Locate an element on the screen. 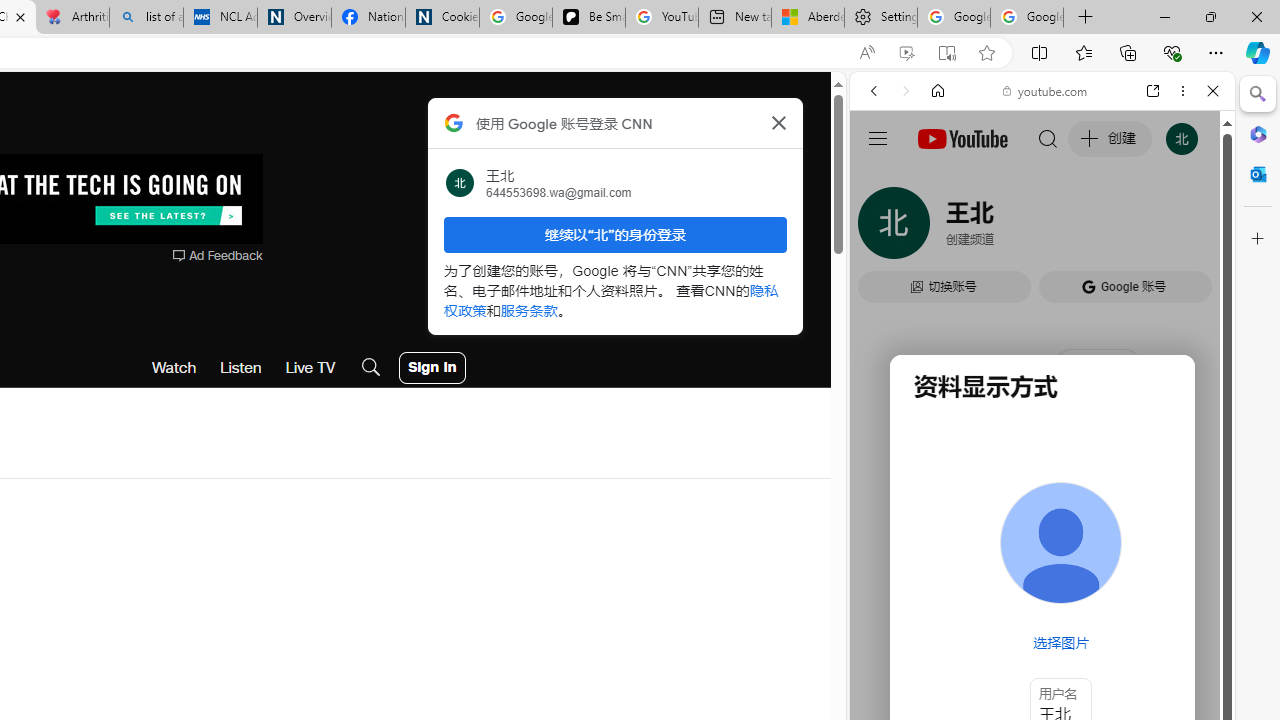 The image size is (1280, 720). 'Google' is located at coordinates (1041, 495).